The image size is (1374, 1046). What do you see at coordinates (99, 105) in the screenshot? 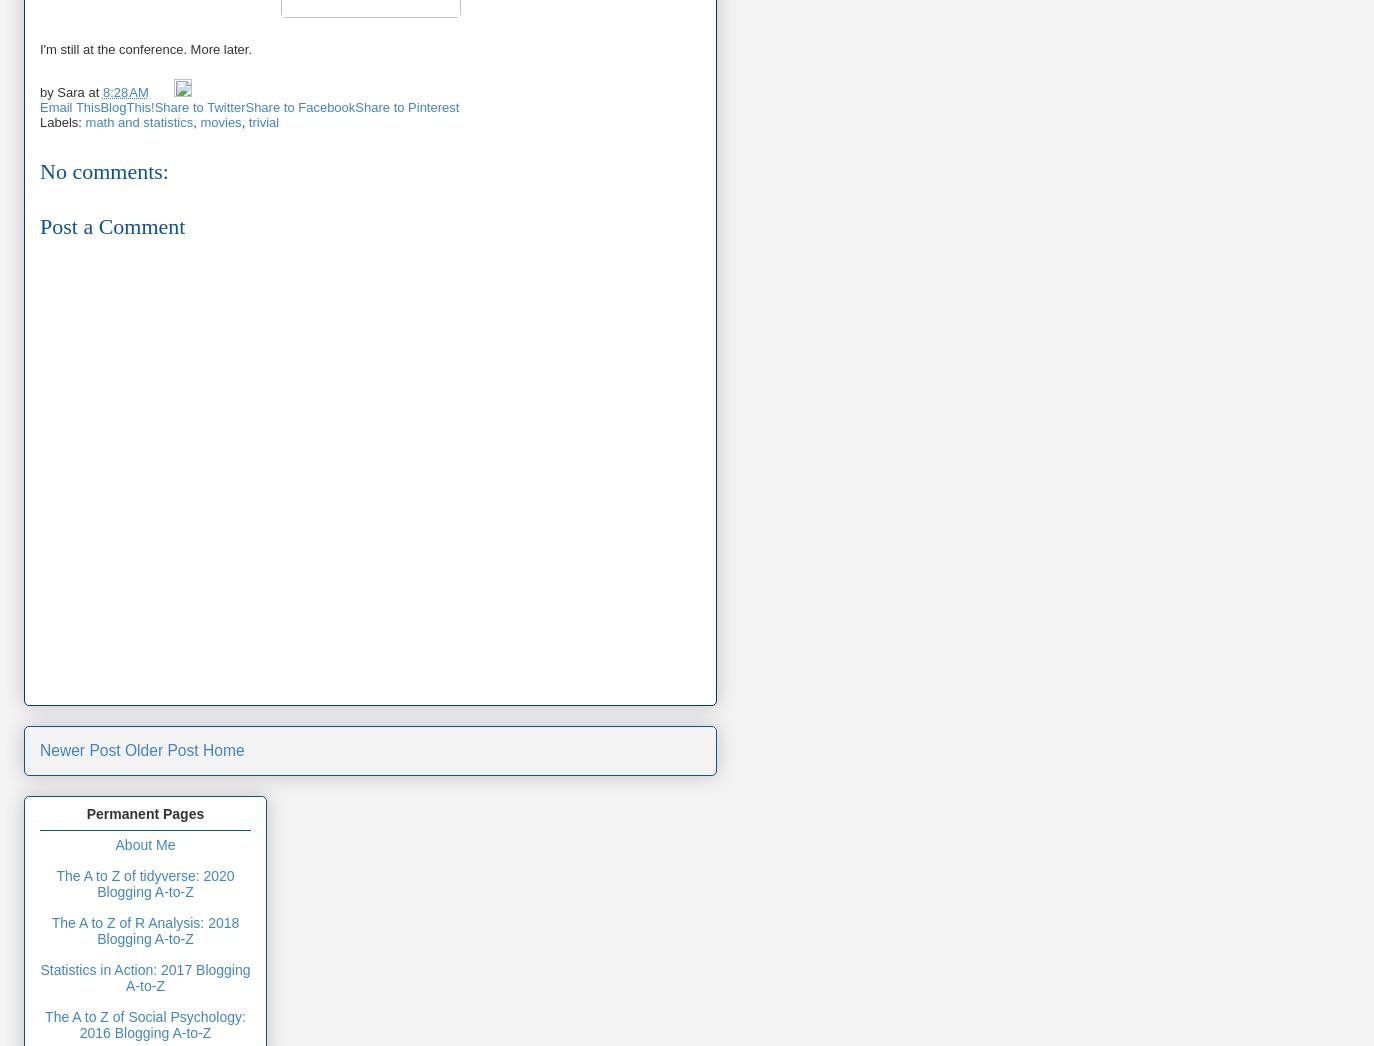
I see `'BlogThis!'` at bounding box center [99, 105].